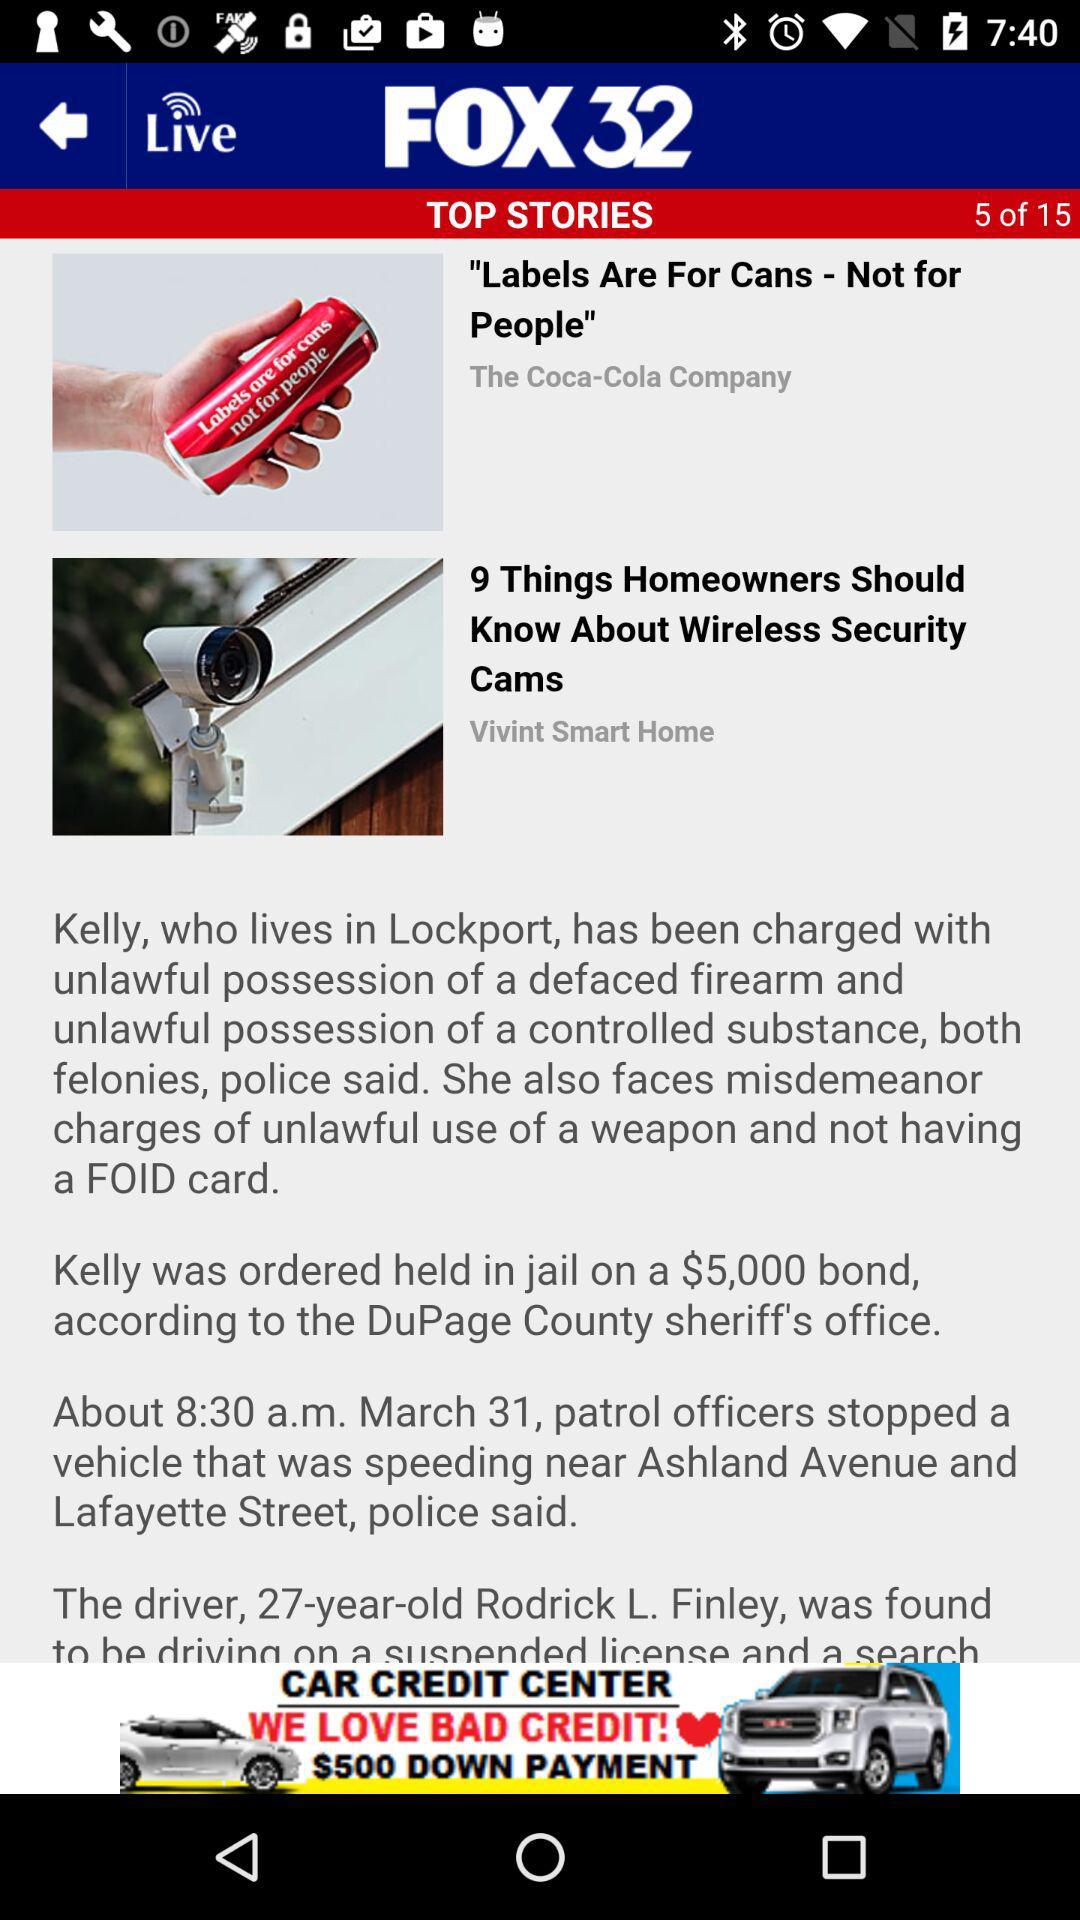  What do you see at coordinates (540, 949) in the screenshot?
I see `page content` at bounding box center [540, 949].